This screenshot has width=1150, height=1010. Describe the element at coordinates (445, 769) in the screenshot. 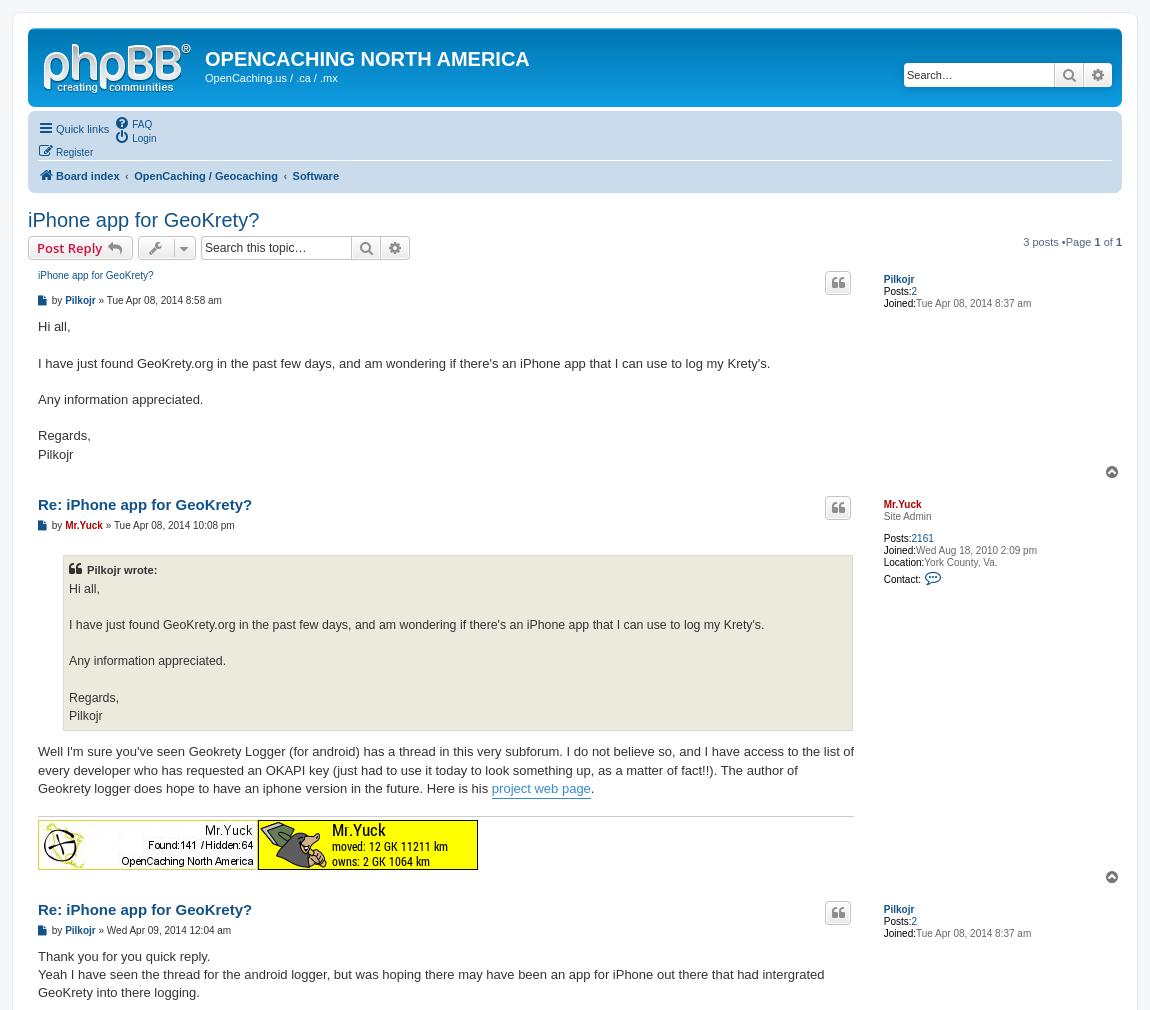

I see `'Well I'm sure you've seen Geokrety Logger (for android) has a thread in this very subforum. I do not believe so, and I have access to the list of every developer who has requested an OKAPI key (just had to use it today to look something up, as a matter of fact!!). The author of Geokrety logger does hope to have an iphone version in the future. Here is his'` at that location.